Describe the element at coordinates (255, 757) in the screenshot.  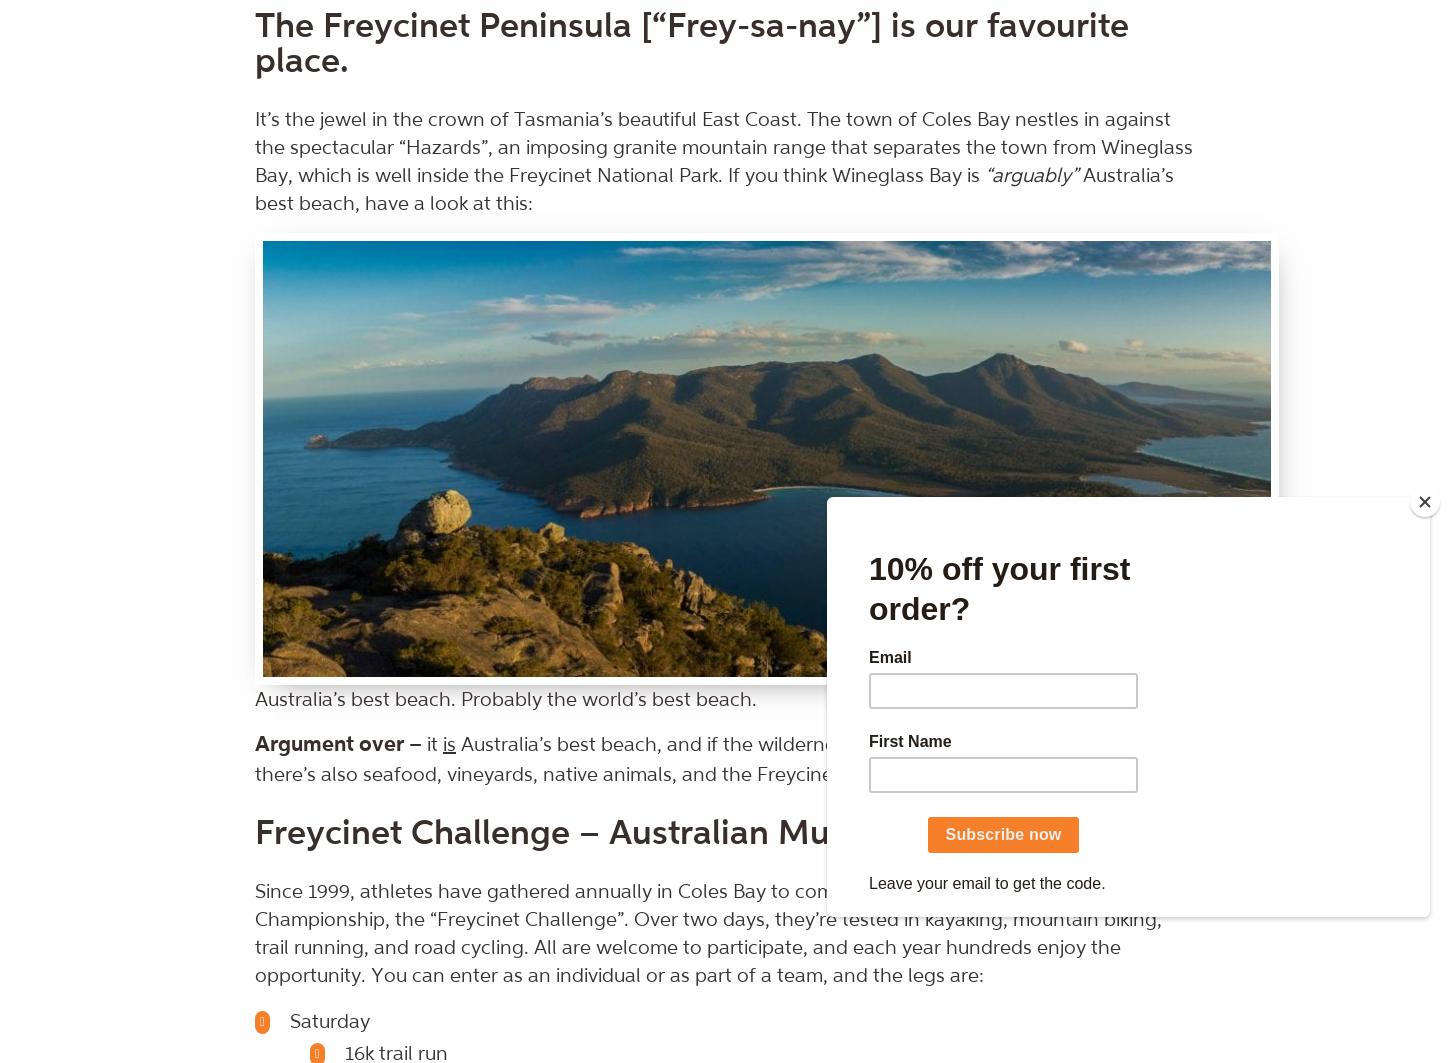
I see `'Australia’s best beach, and if the wilderness isn’t enough to keep you amused there’s also seafood, vineyards, native animals, and the Freycinet Challenge.'` at that location.